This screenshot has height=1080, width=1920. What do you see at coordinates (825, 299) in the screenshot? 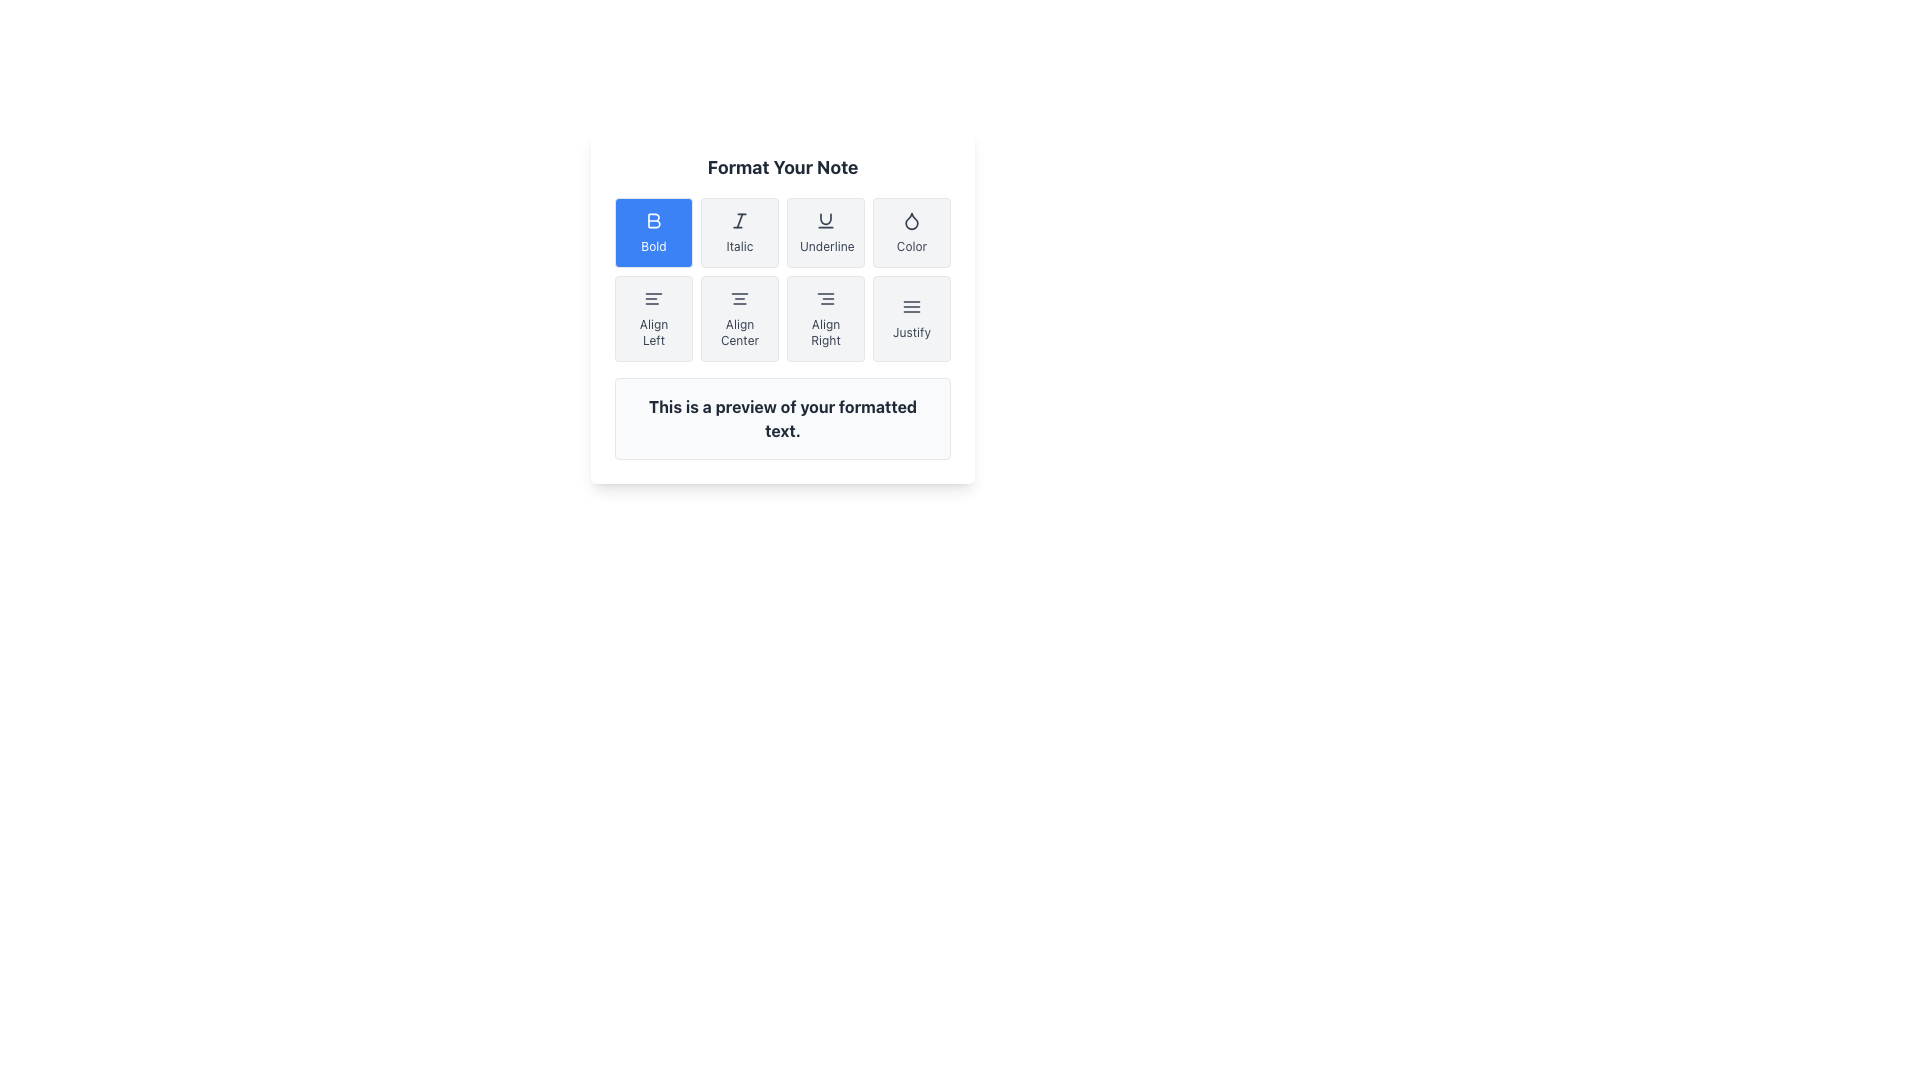
I see `the compact right alignment icon, which consists of three horizontal lines of varying lengths` at bounding box center [825, 299].